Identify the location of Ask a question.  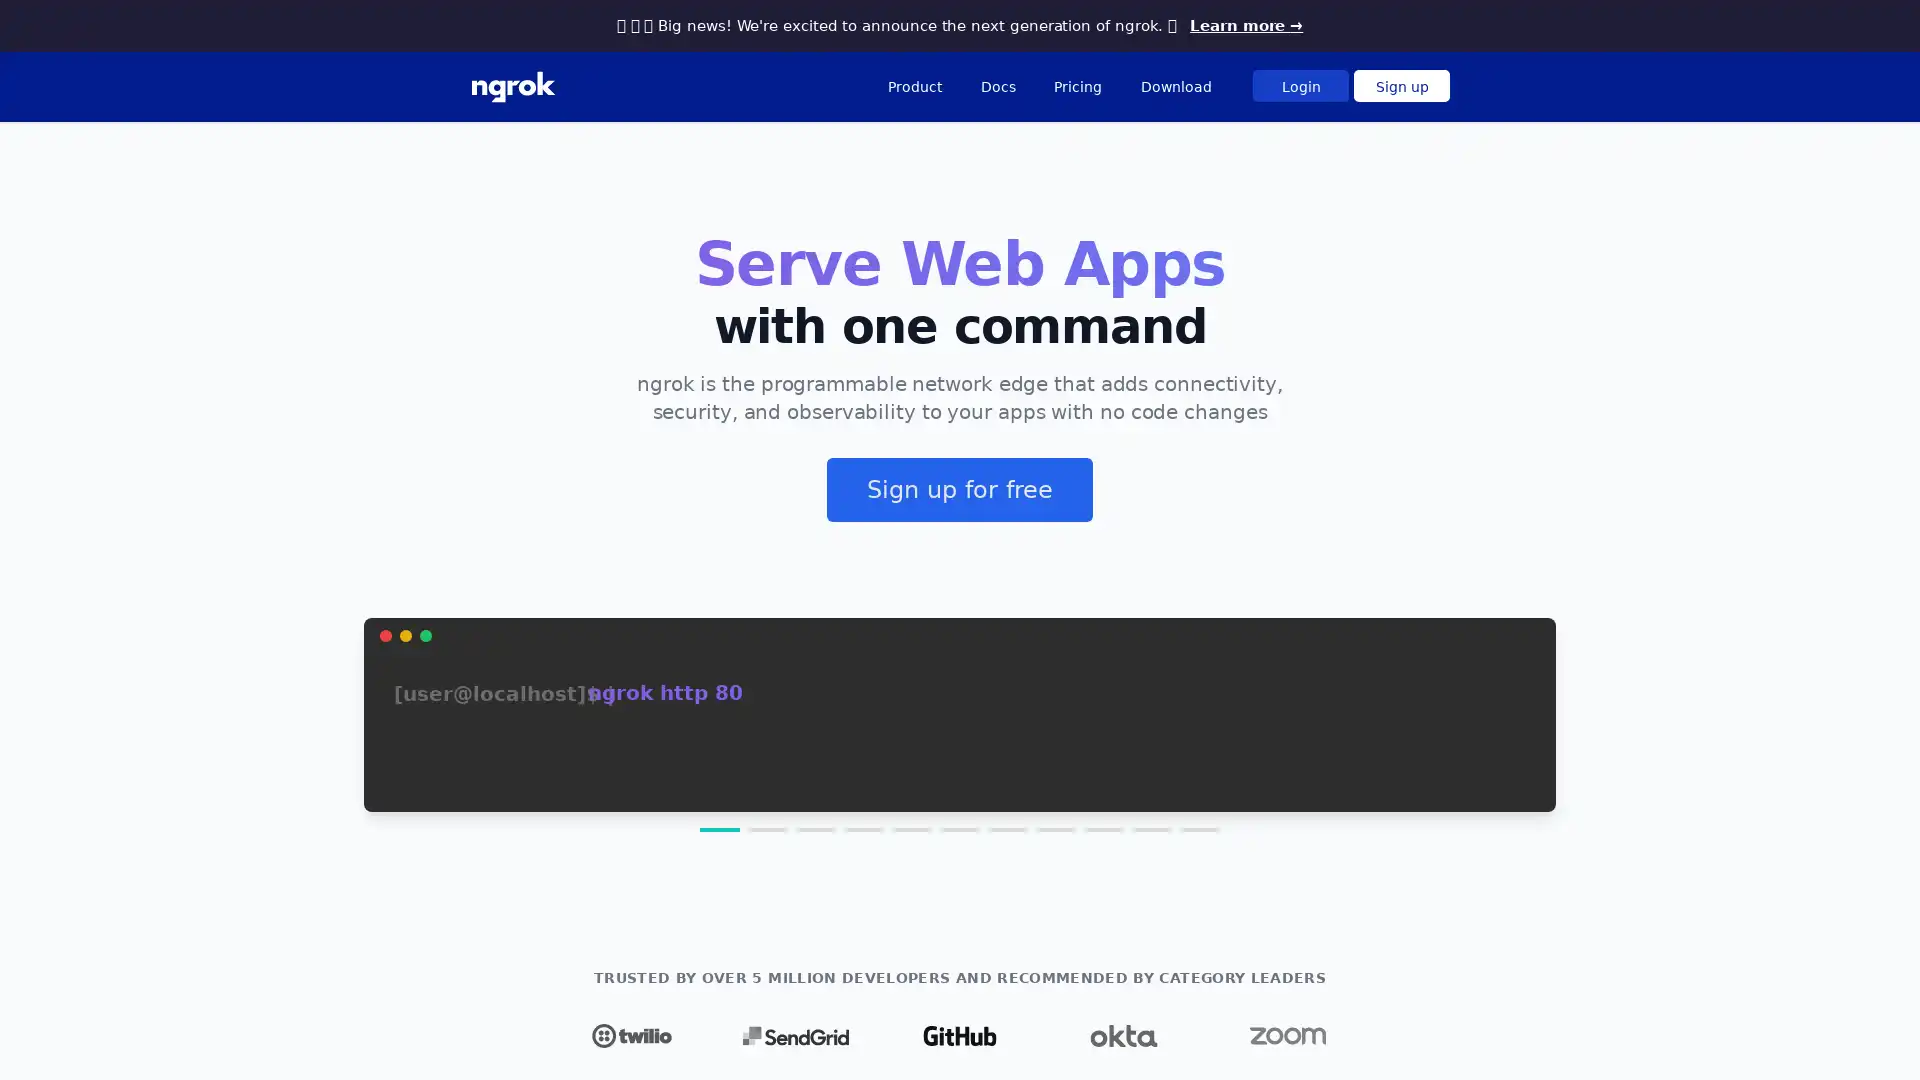
(1799, 1034).